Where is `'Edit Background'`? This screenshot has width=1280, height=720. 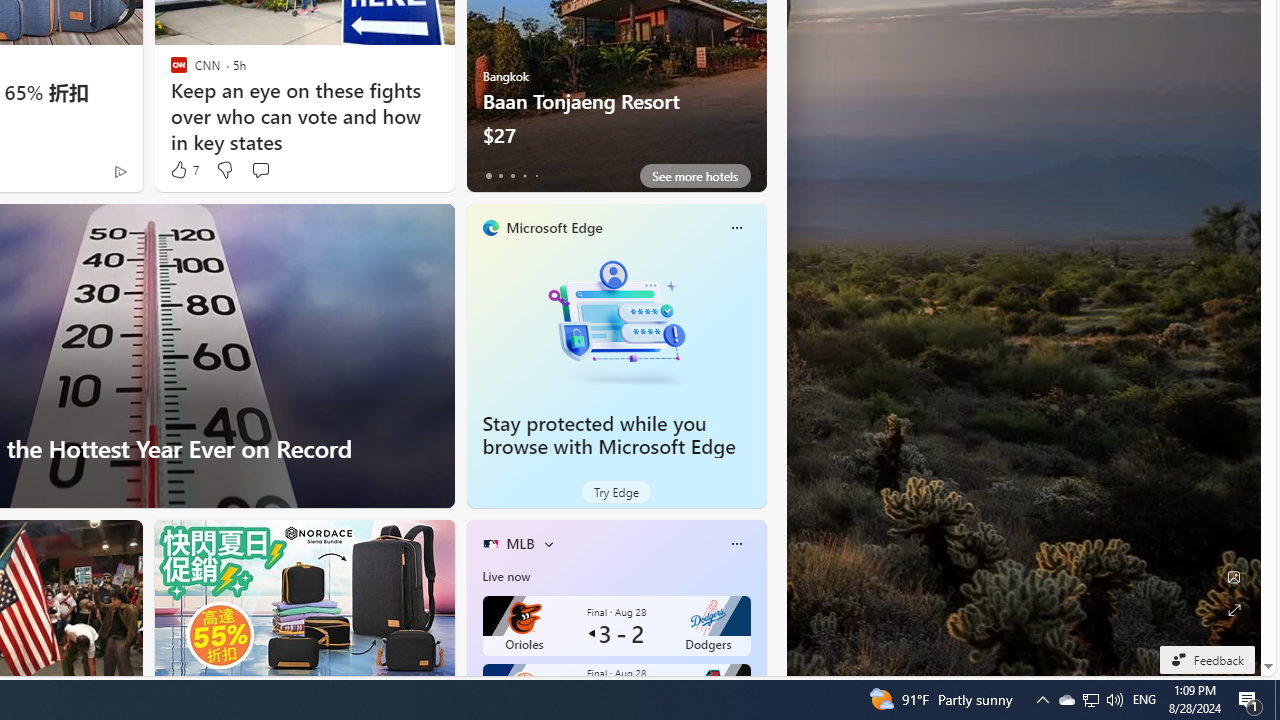 'Edit Background' is located at coordinates (1232, 577).